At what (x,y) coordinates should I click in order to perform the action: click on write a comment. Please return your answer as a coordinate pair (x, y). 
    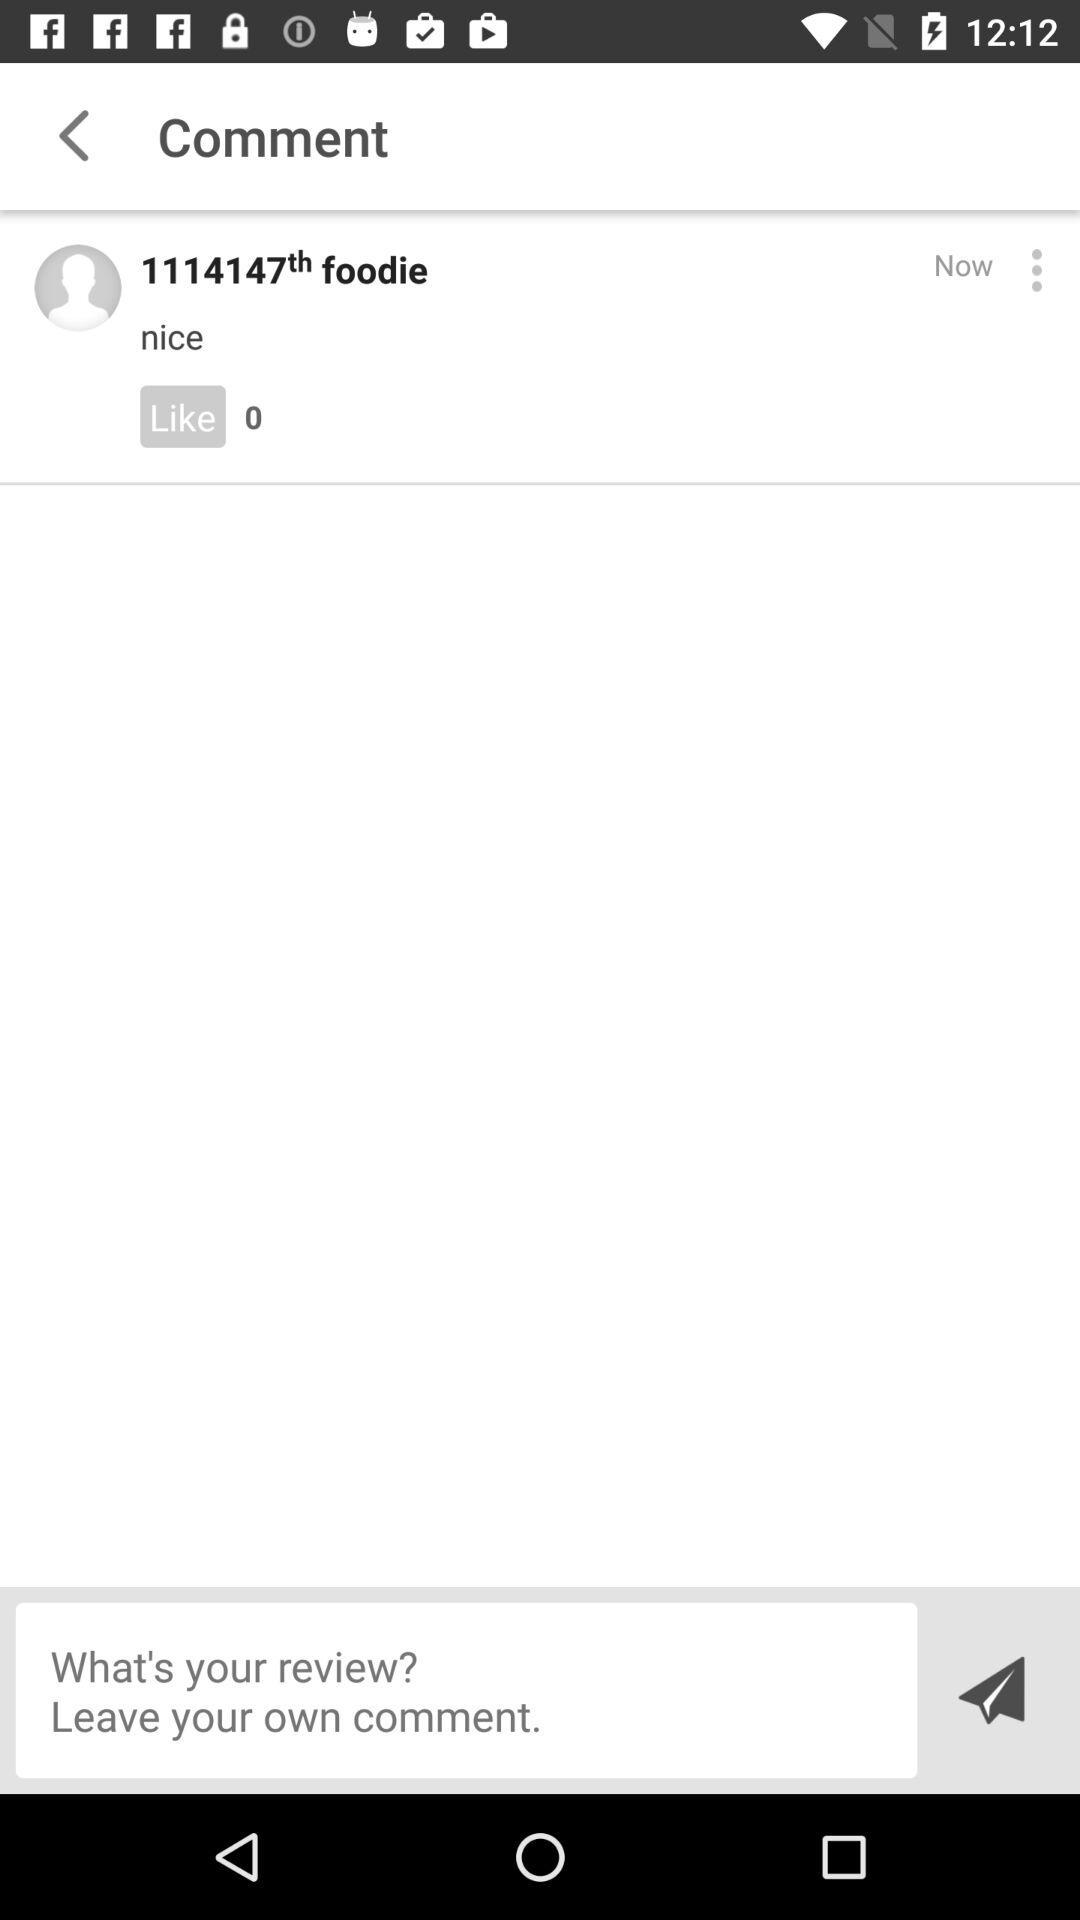
    Looking at the image, I should click on (466, 1689).